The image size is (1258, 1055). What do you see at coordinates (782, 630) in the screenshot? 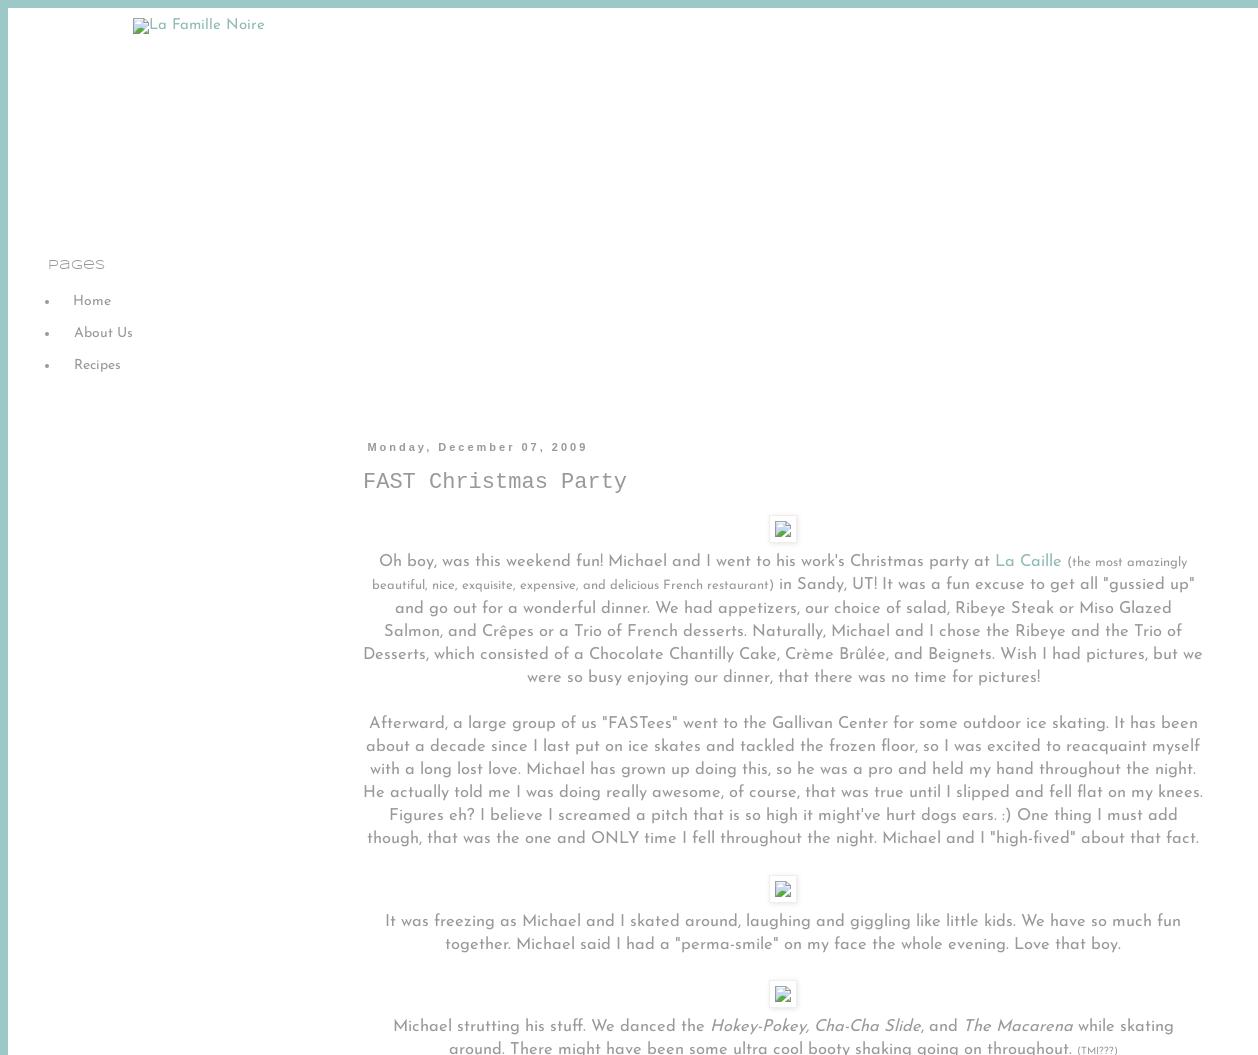
I see `'in Sandy, UT! It was a fun excuse to get all "gussied up" and go out for a wonderful dinner. We had appetizers, our choice of salad, Ribeye Steak or Miso Glazed Salmon, and Crêpes or a Trio of French desserts. Naturally, Michael and I chose the Ribeye and the Trio of Desserts, which consisted of a Chocolate Chantilly Cake, Crème Brûlée, and Beignets. Wish I had pictures, but we were so busy enjoying our dinner, that there was no time for pictures!'` at bounding box center [782, 630].